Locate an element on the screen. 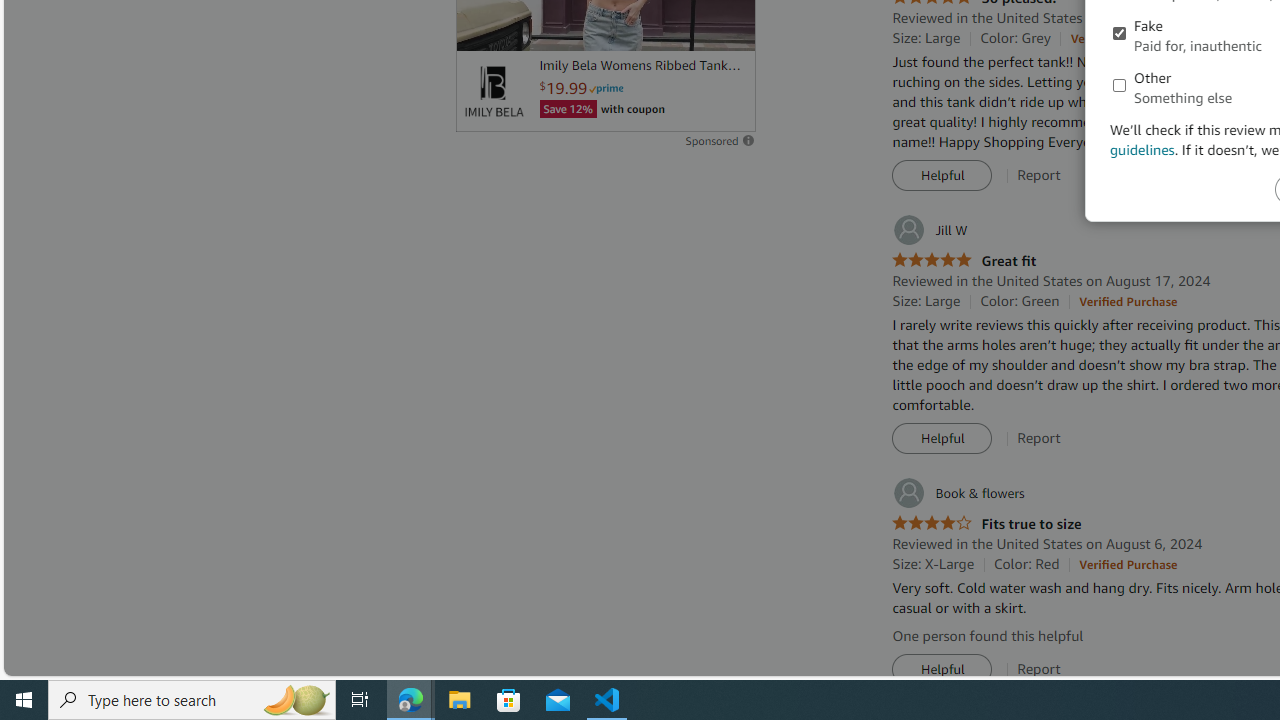  '5.0 out of 5 stars Great fit' is located at coordinates (964, 260).